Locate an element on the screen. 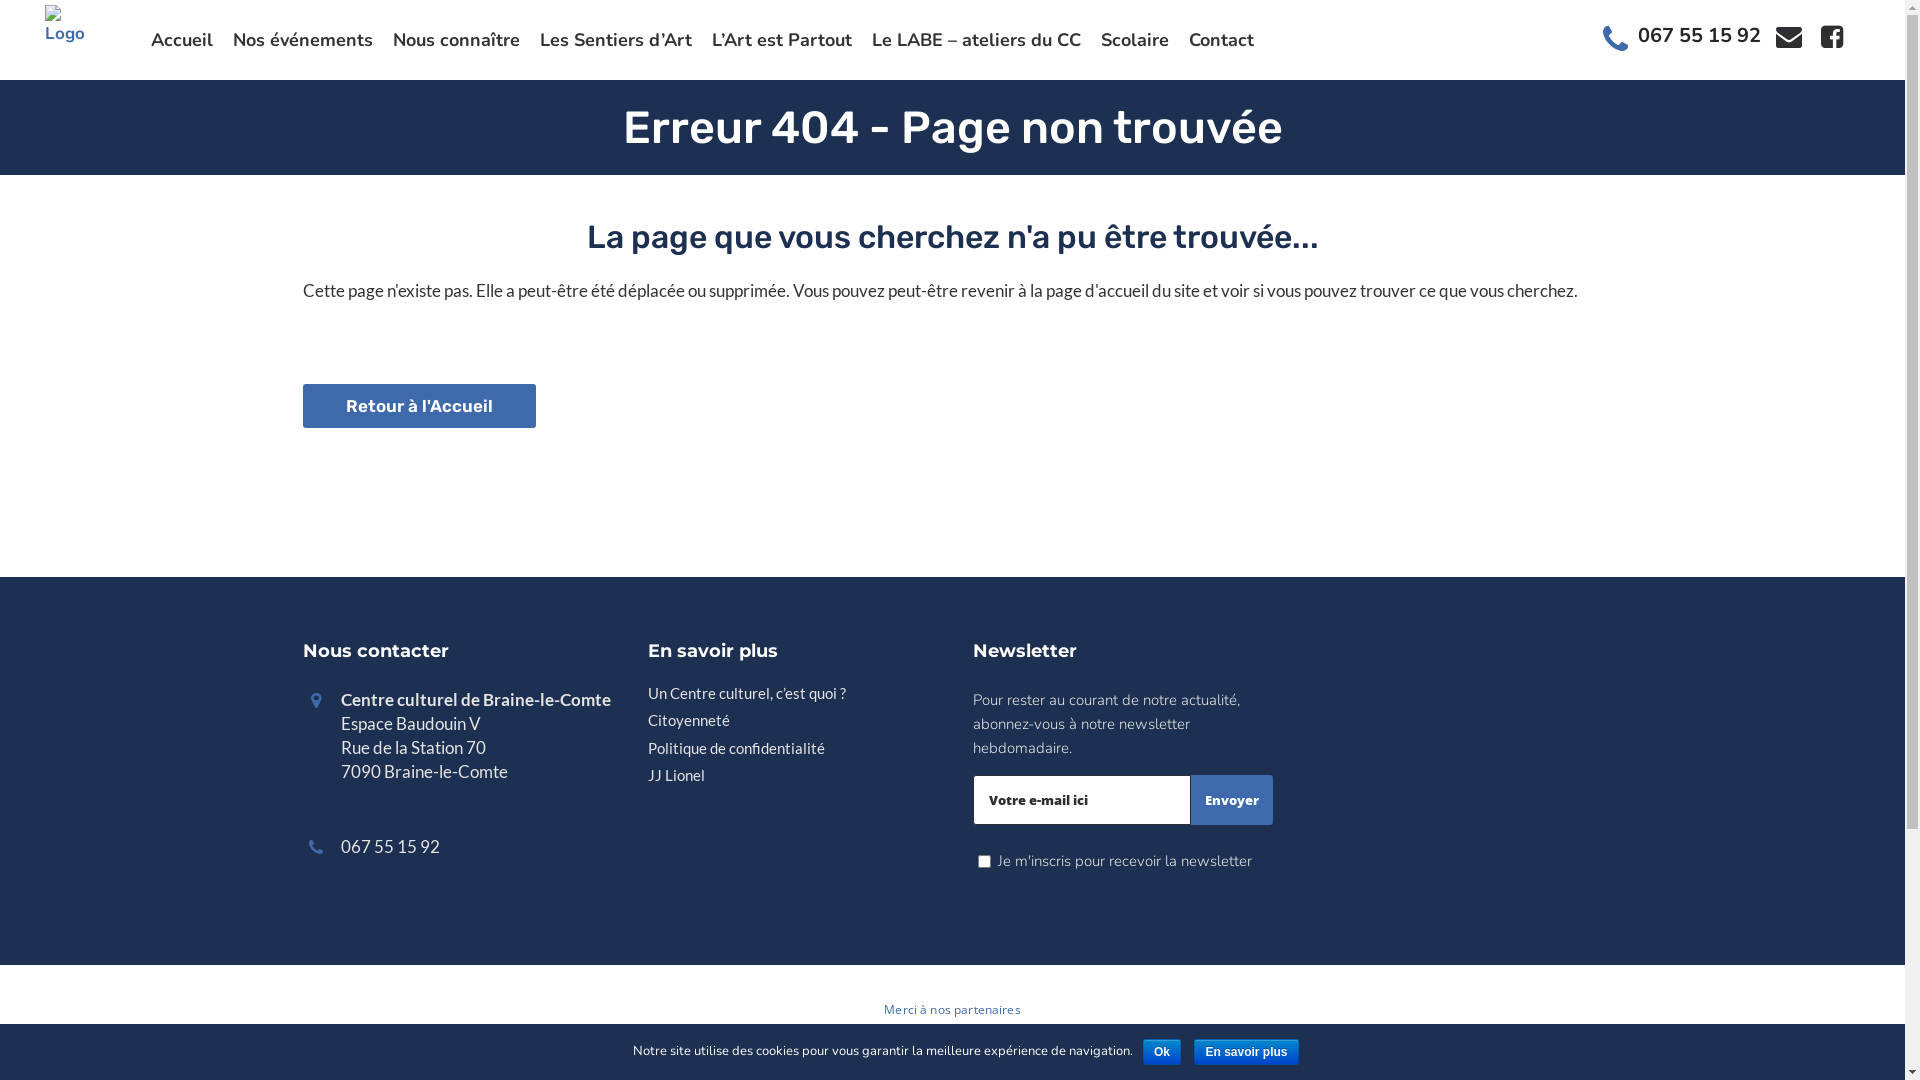 This screenshot has height=1080, width=1920. 'Ok' is located at coordinates (1161, 1051).